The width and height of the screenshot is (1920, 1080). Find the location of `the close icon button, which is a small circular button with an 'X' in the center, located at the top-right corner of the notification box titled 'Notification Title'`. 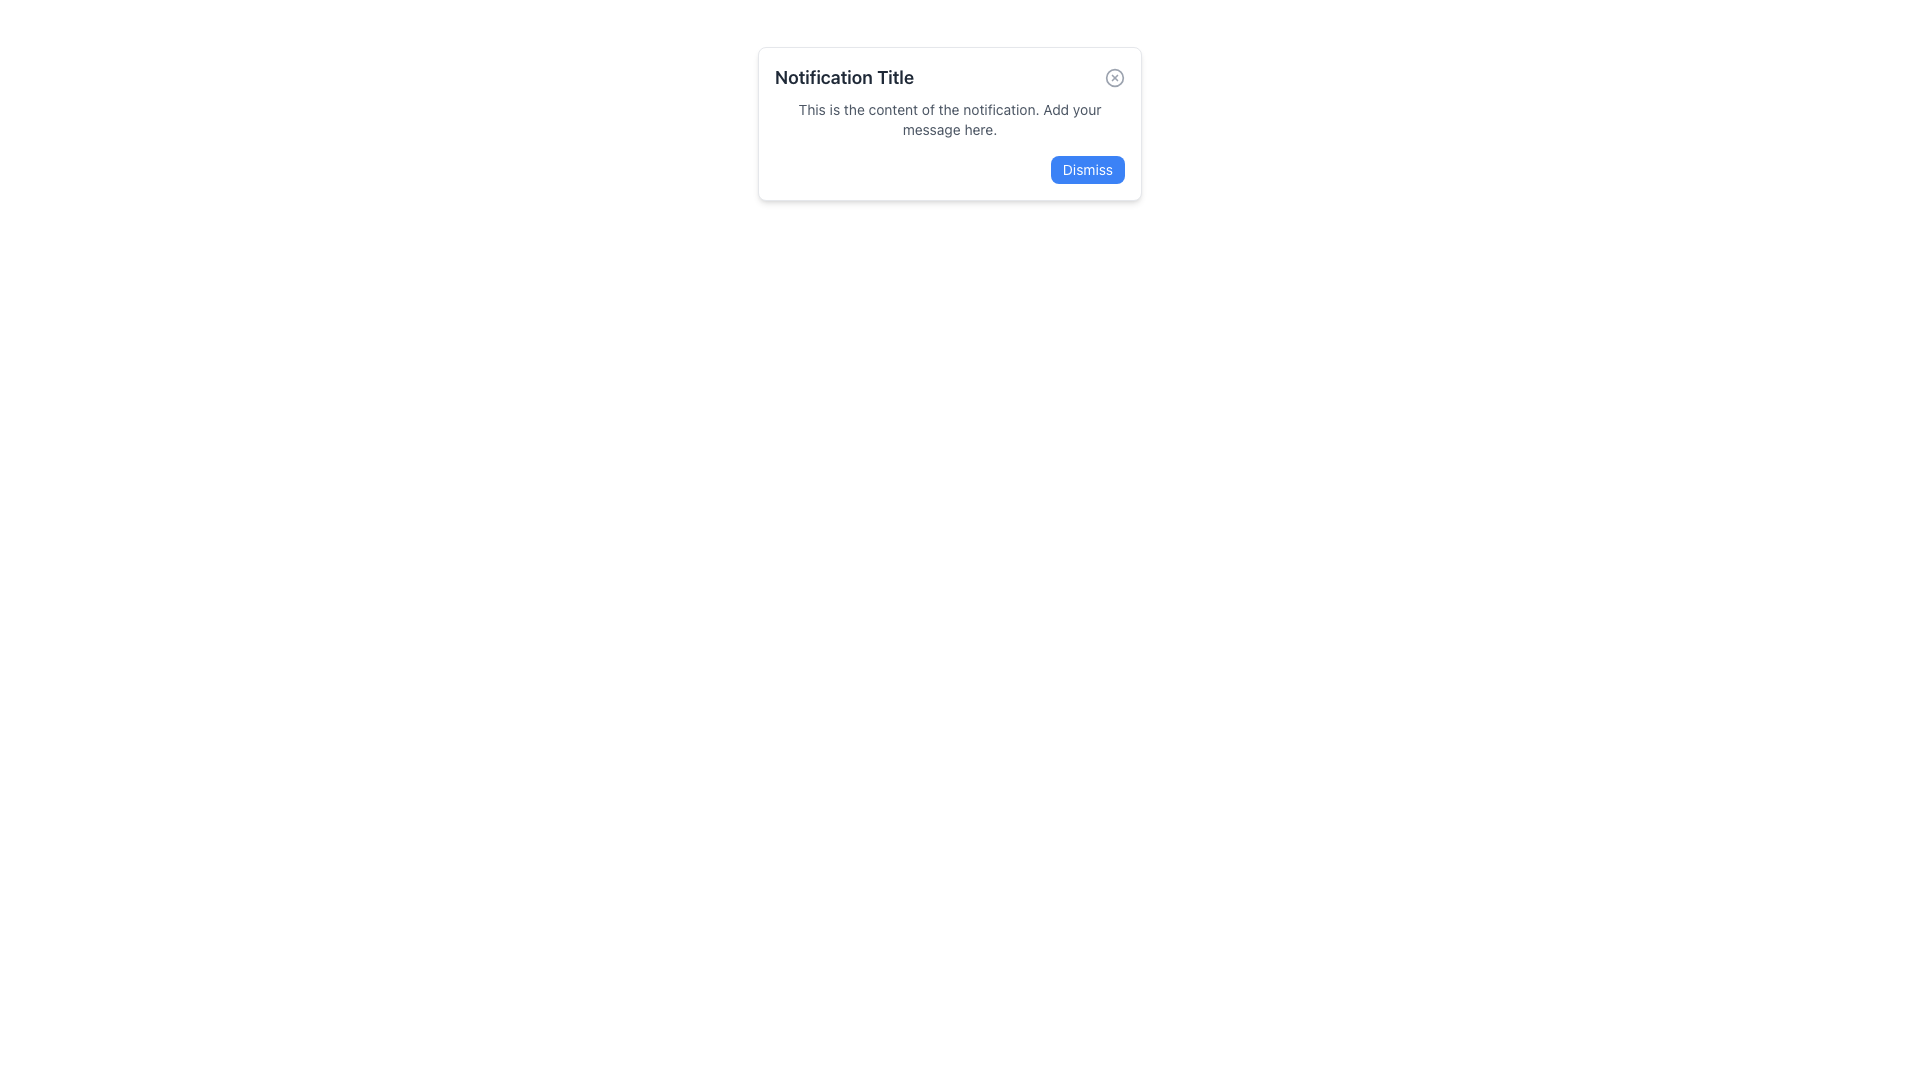

the close icon button, which is a small circular button with an 'X' in the center, located at the top-right corner of the notification box titled 'Notification Title' is located at coordinates (1113, 76).